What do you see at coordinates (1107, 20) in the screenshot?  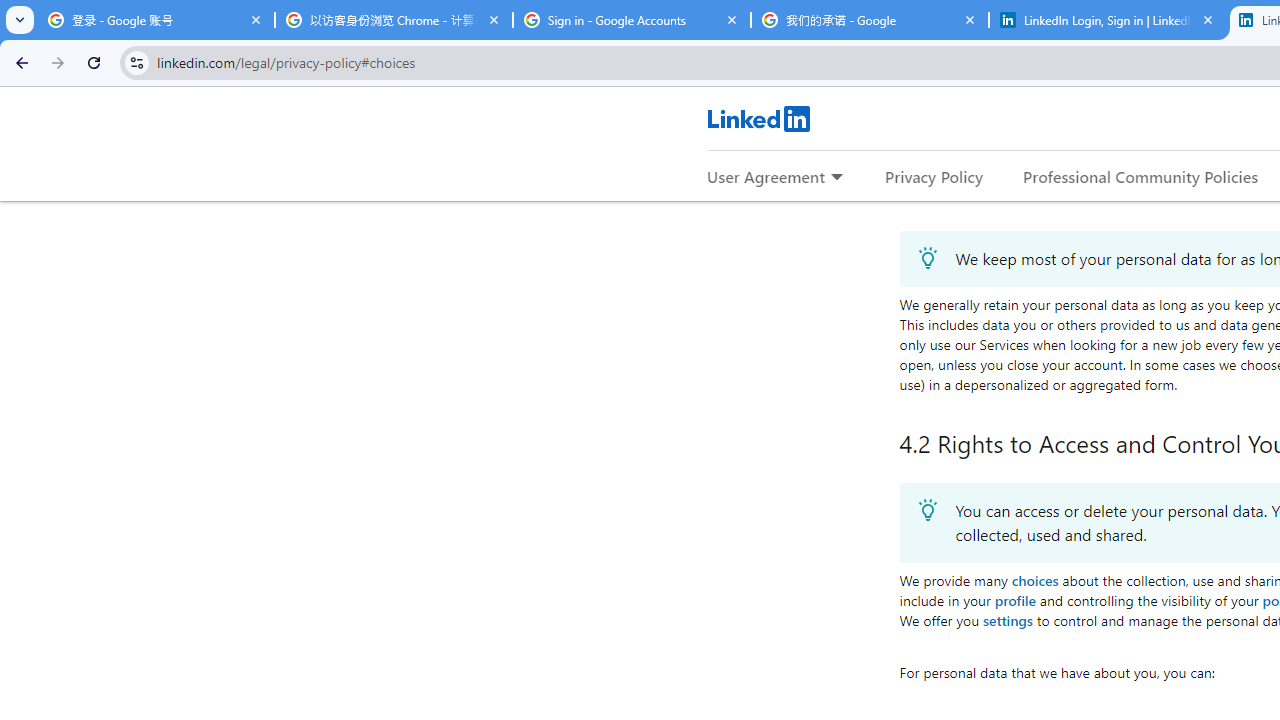 I see `'LinkedIn Login, Sign in | LinkedIn'` at bounding box center [1107, 20].